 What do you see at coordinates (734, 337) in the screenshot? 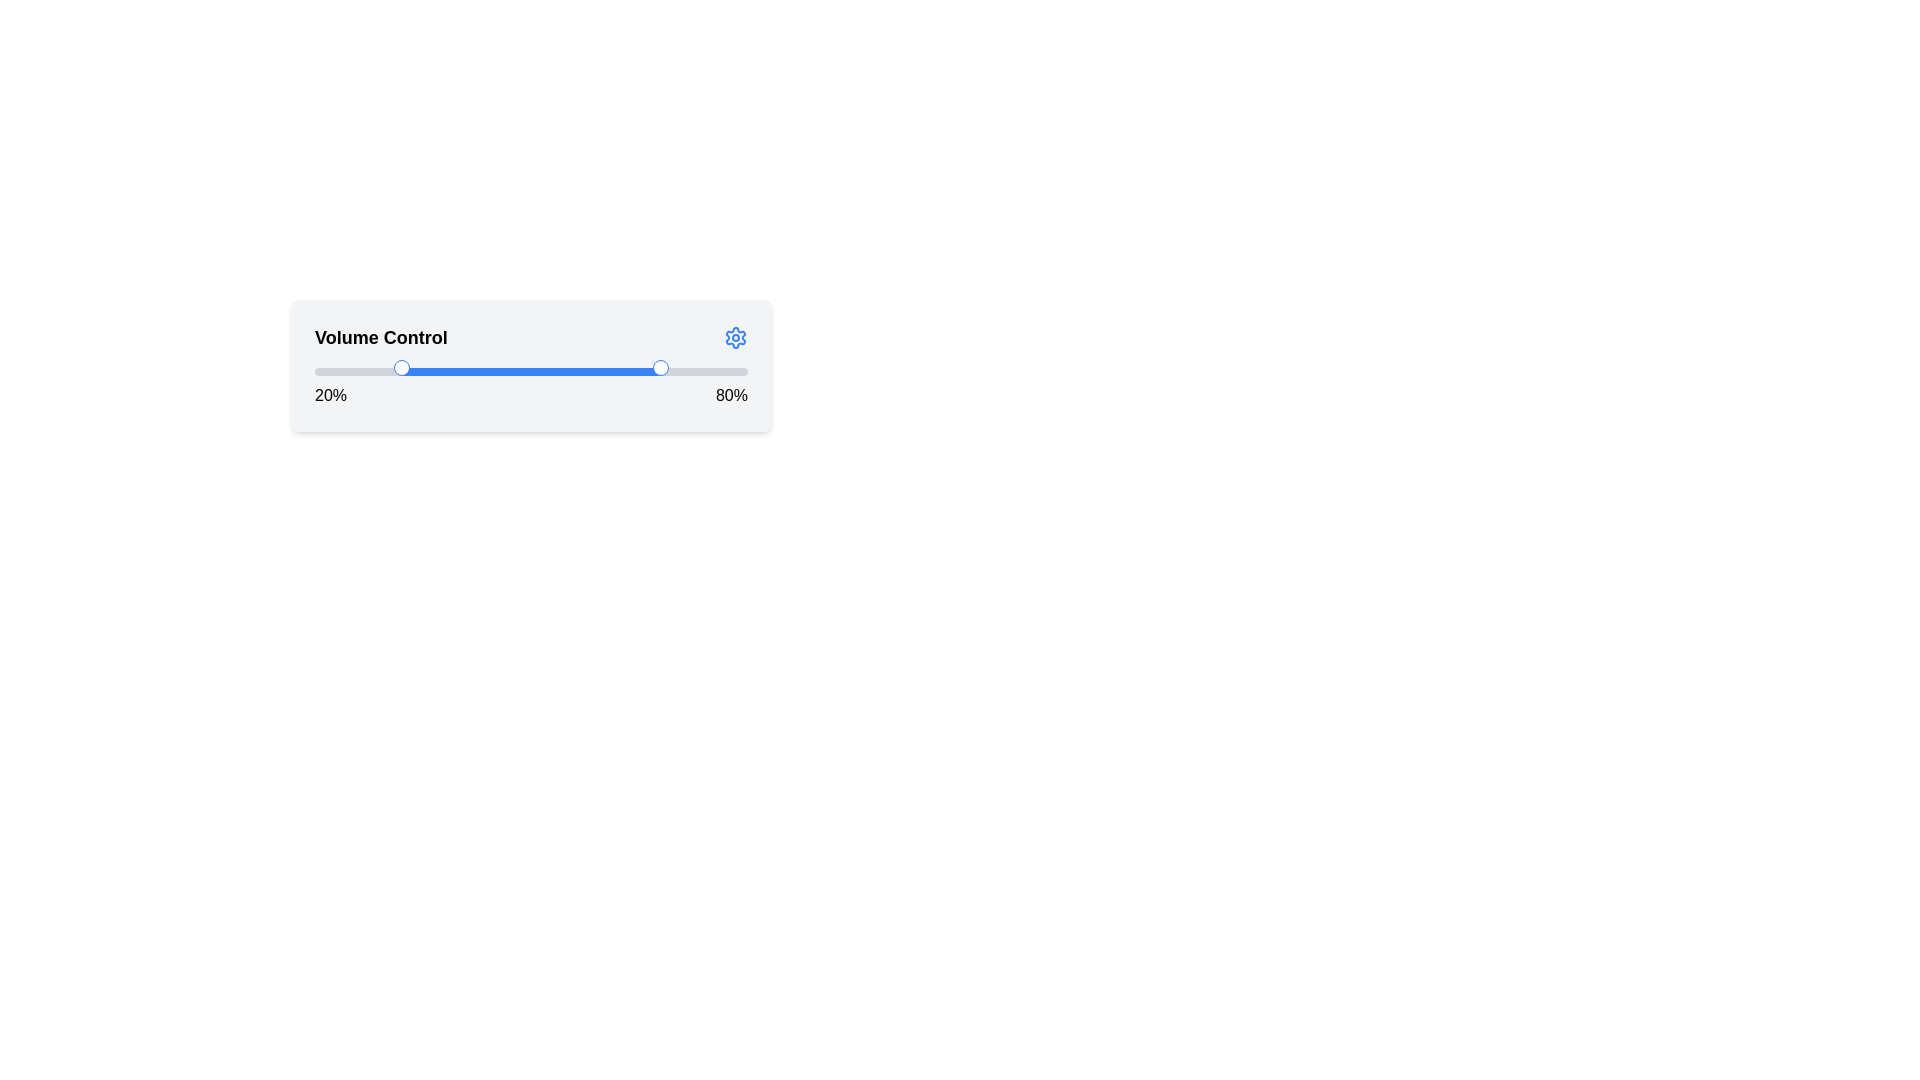
I see `the settings icon located at the far-right end of the Volume Control section` at bounding box center [734, 337].